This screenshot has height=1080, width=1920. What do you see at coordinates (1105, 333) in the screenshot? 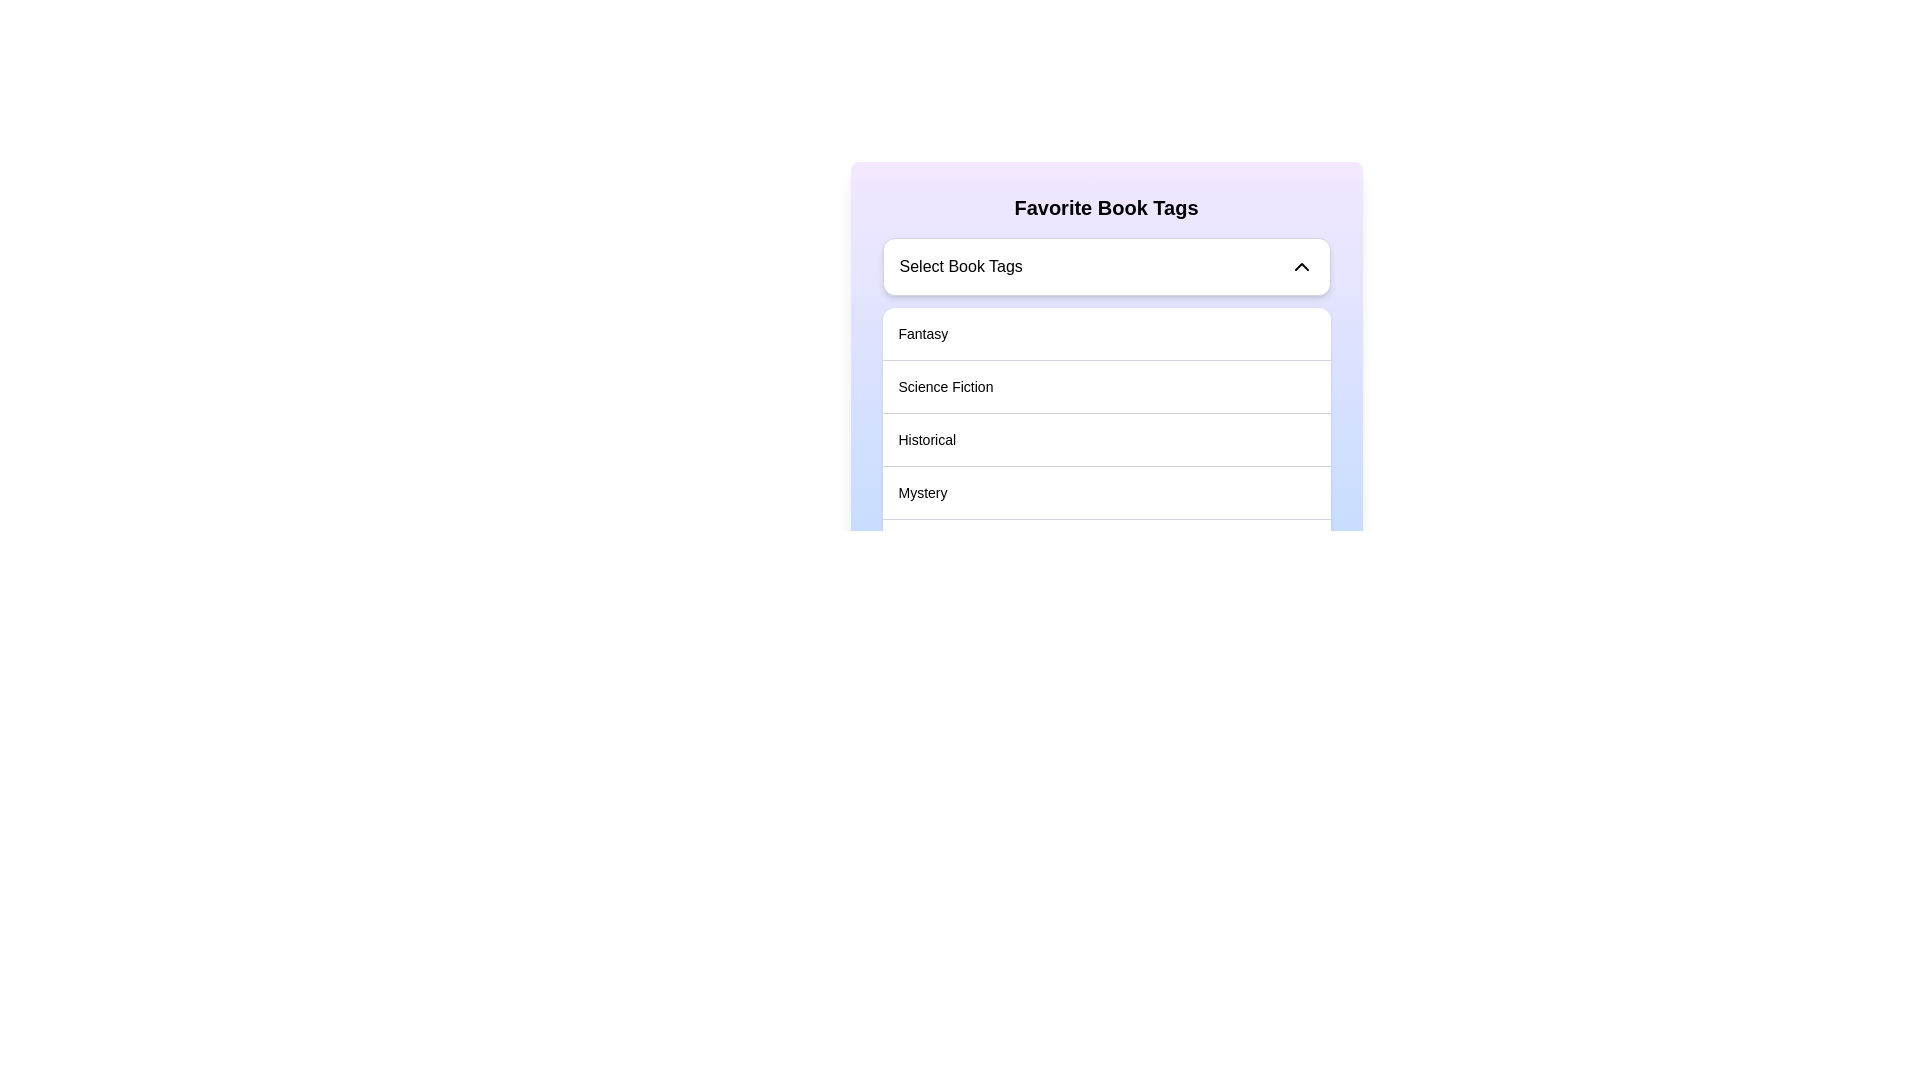
I see `the first selectable list item for the 'Fantasy' category under the 'Favorite Book Tags' section` at bounding box center [1105, 333].